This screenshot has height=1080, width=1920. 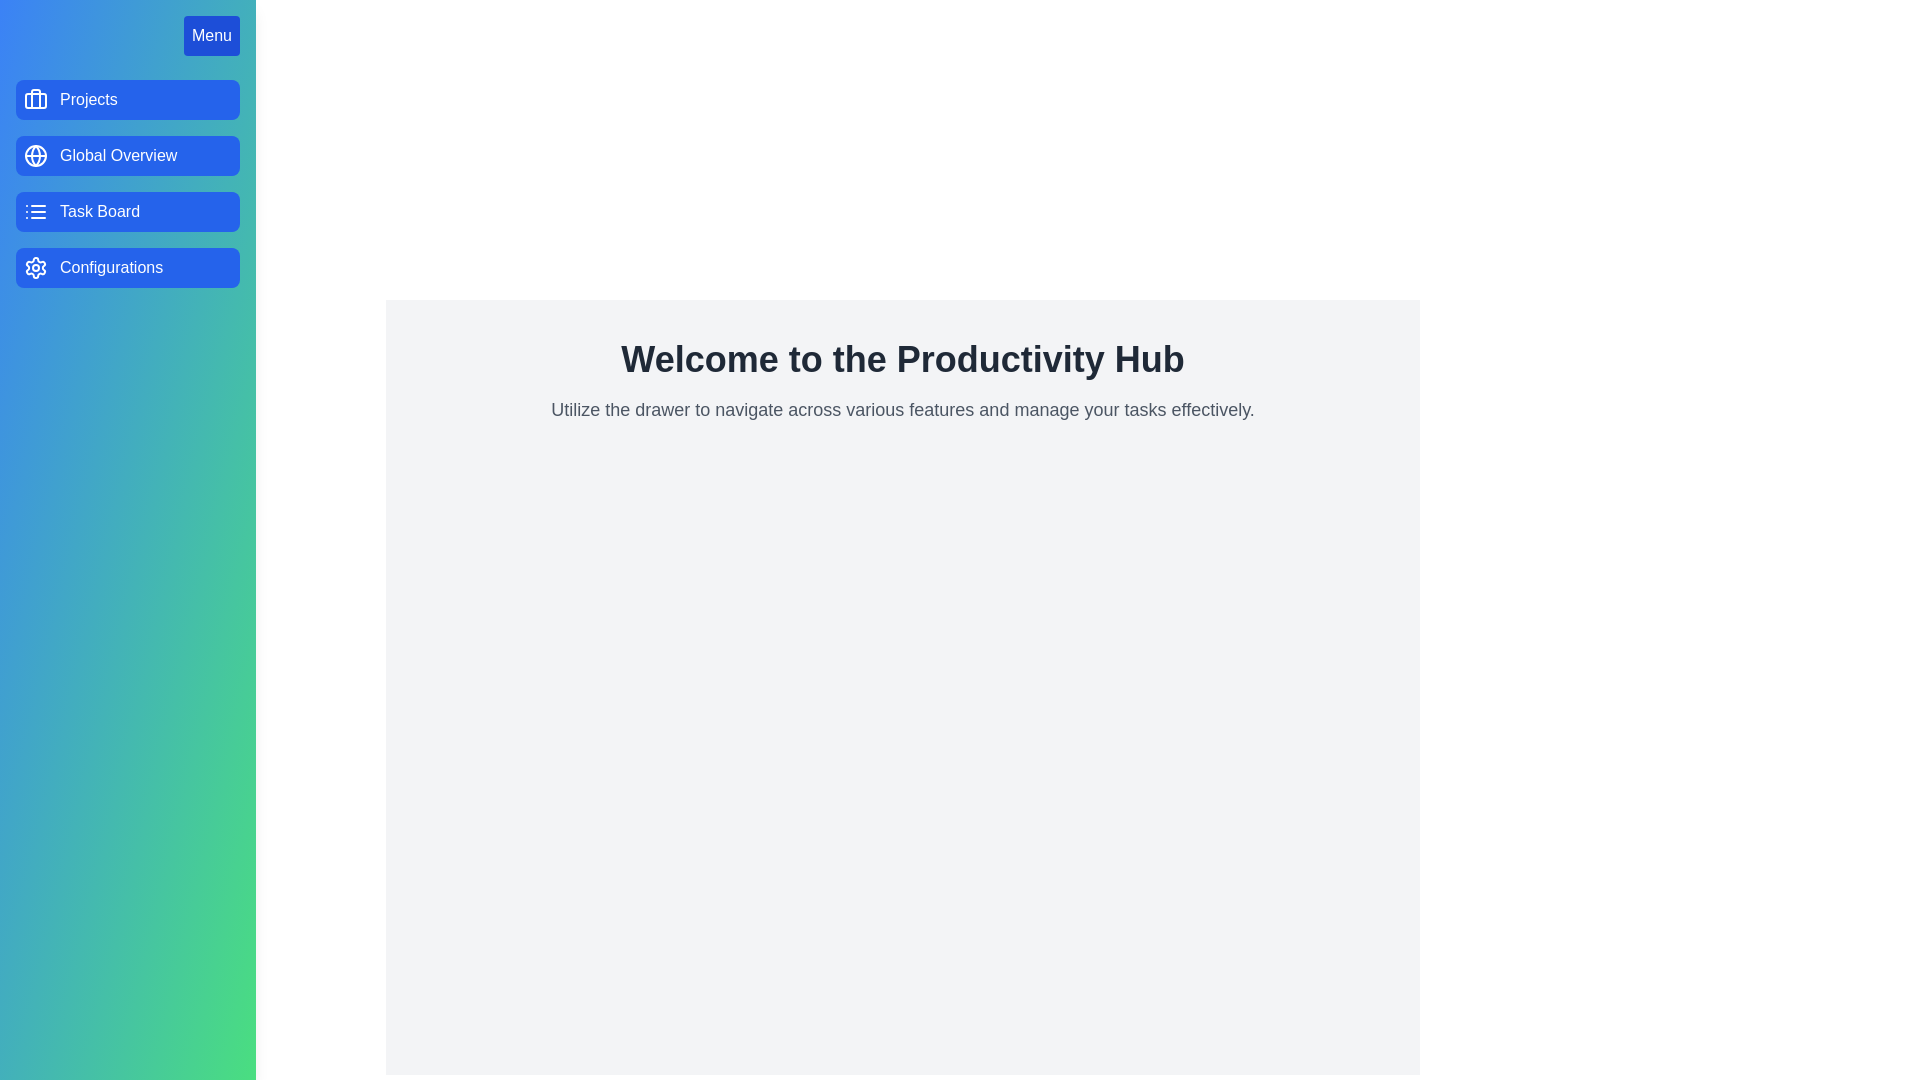 What do you see at coordinates (127, 100) in the screenshot?
I see `the menu option Projects to provide visual feedback` at bounding box center [127, 100].